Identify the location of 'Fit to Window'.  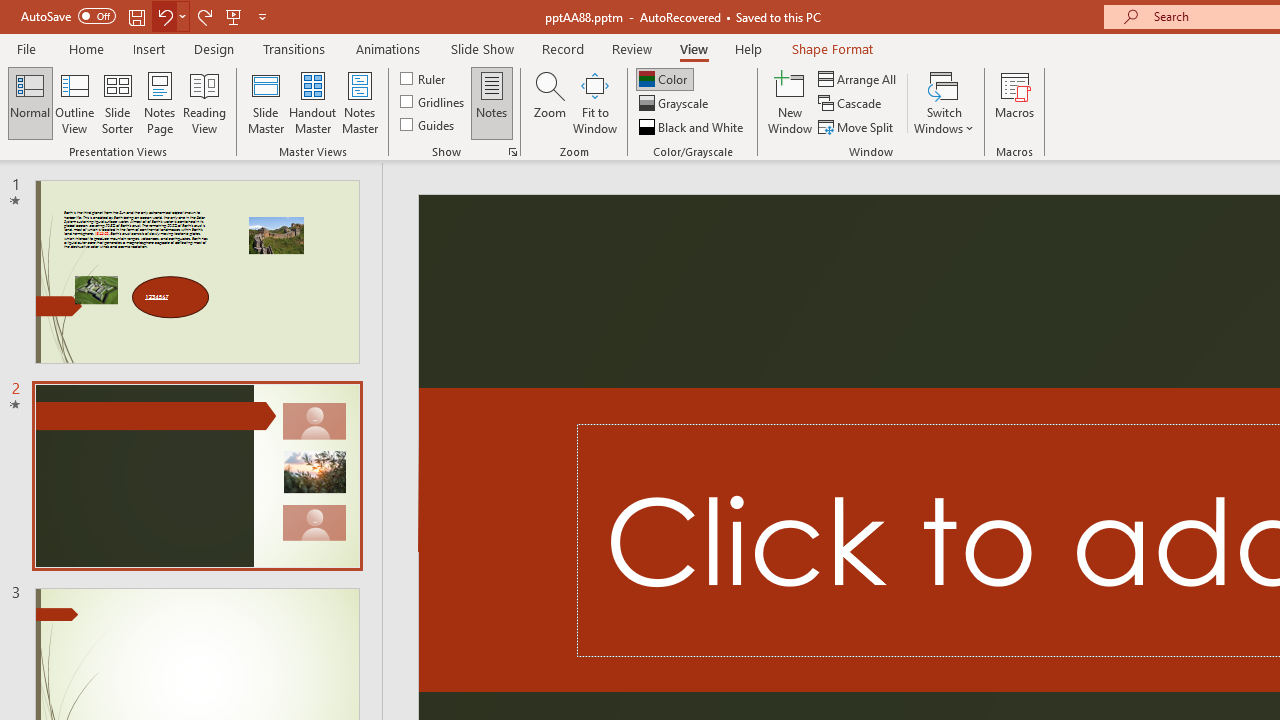
(594, 103).